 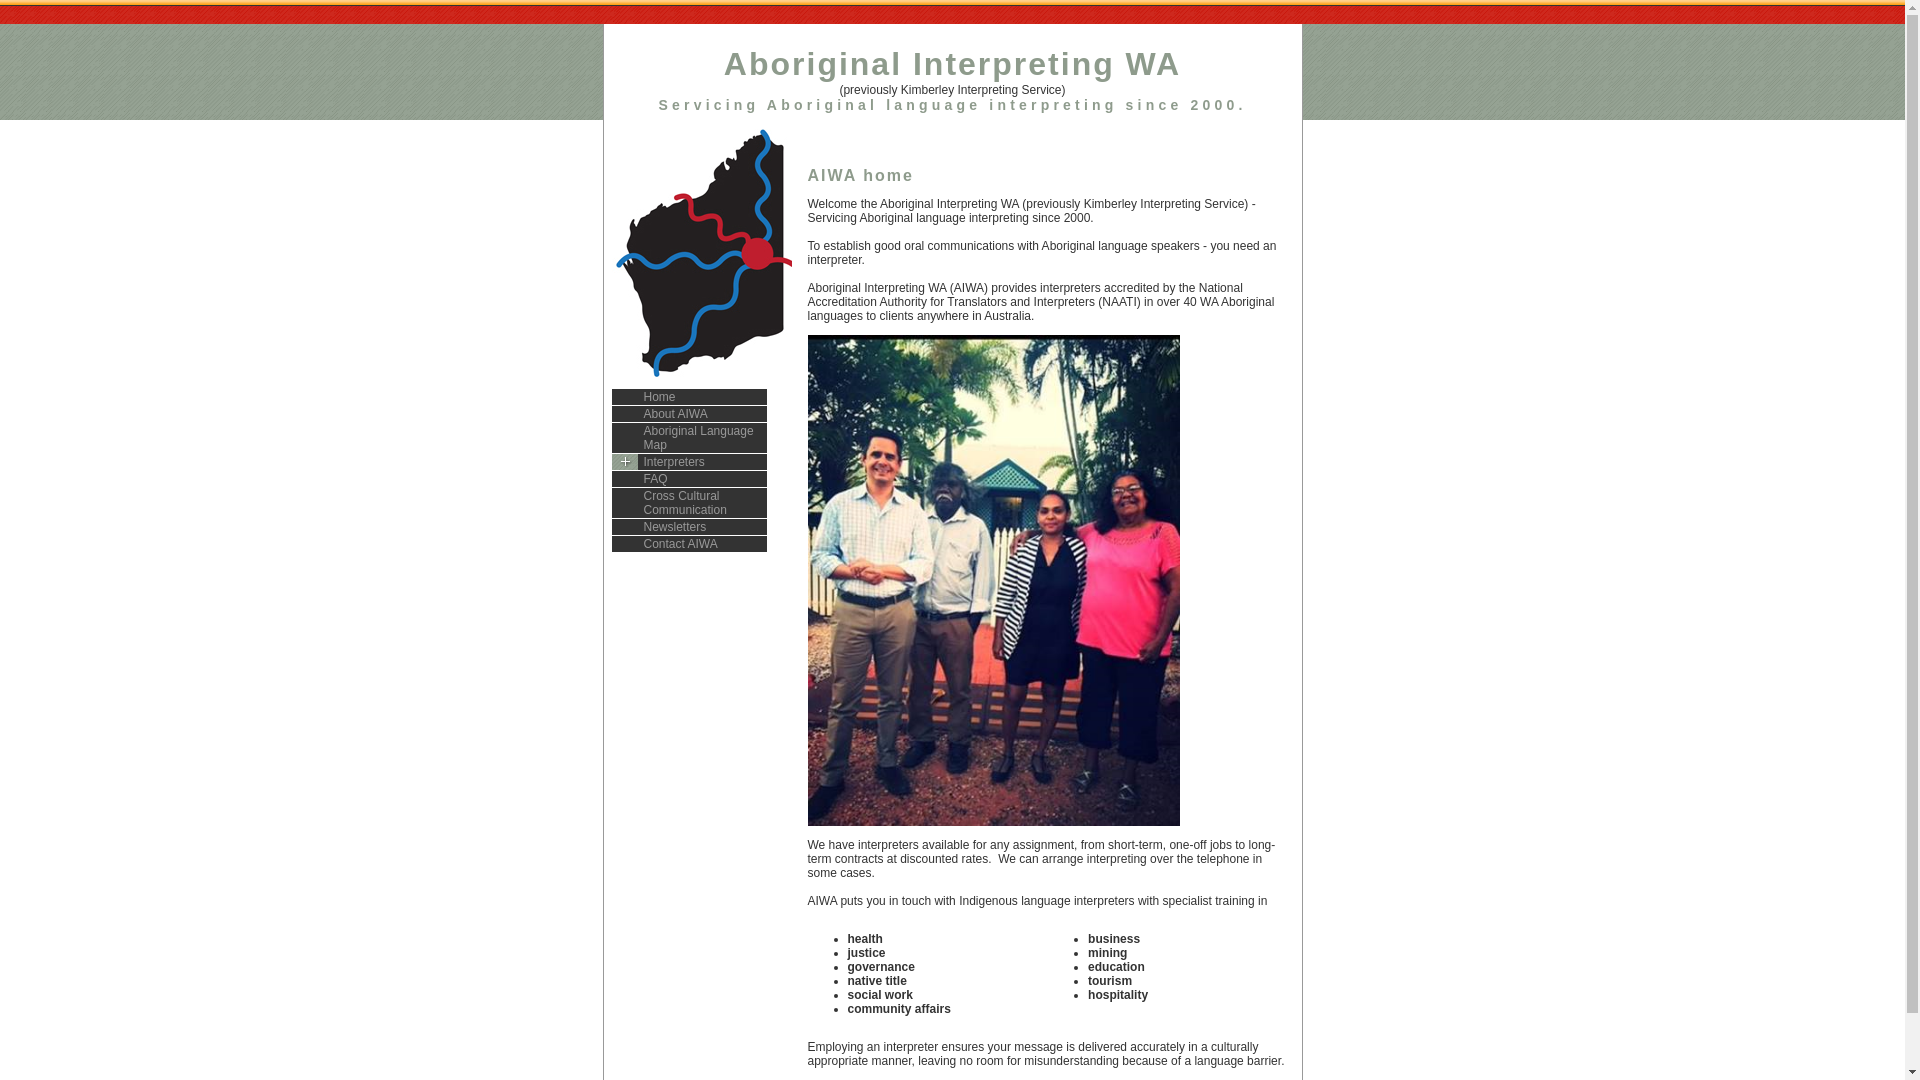 What do you see at coordinates (610, 526) in the screenshot?
I see `'Newsletters'` at bounding box center [610, 526].